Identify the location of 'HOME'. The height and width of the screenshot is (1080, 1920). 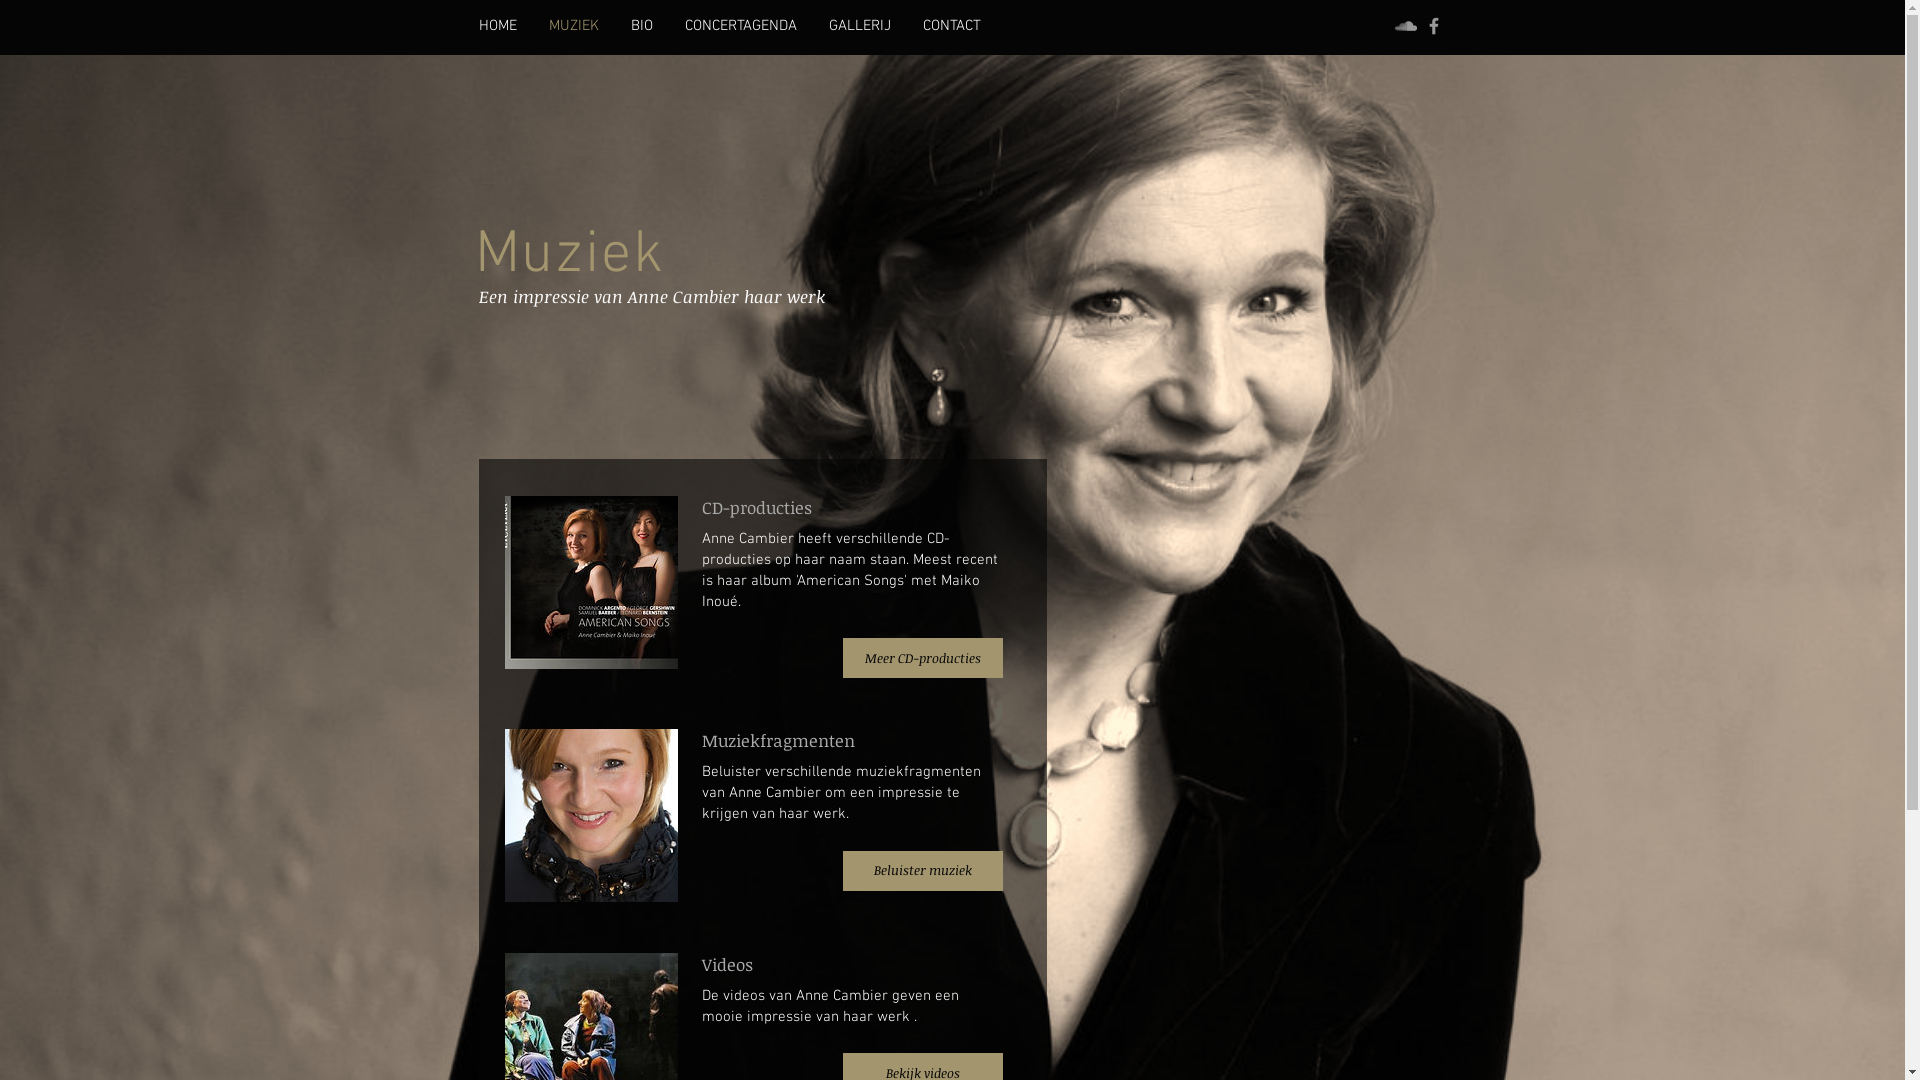
(497, 26).